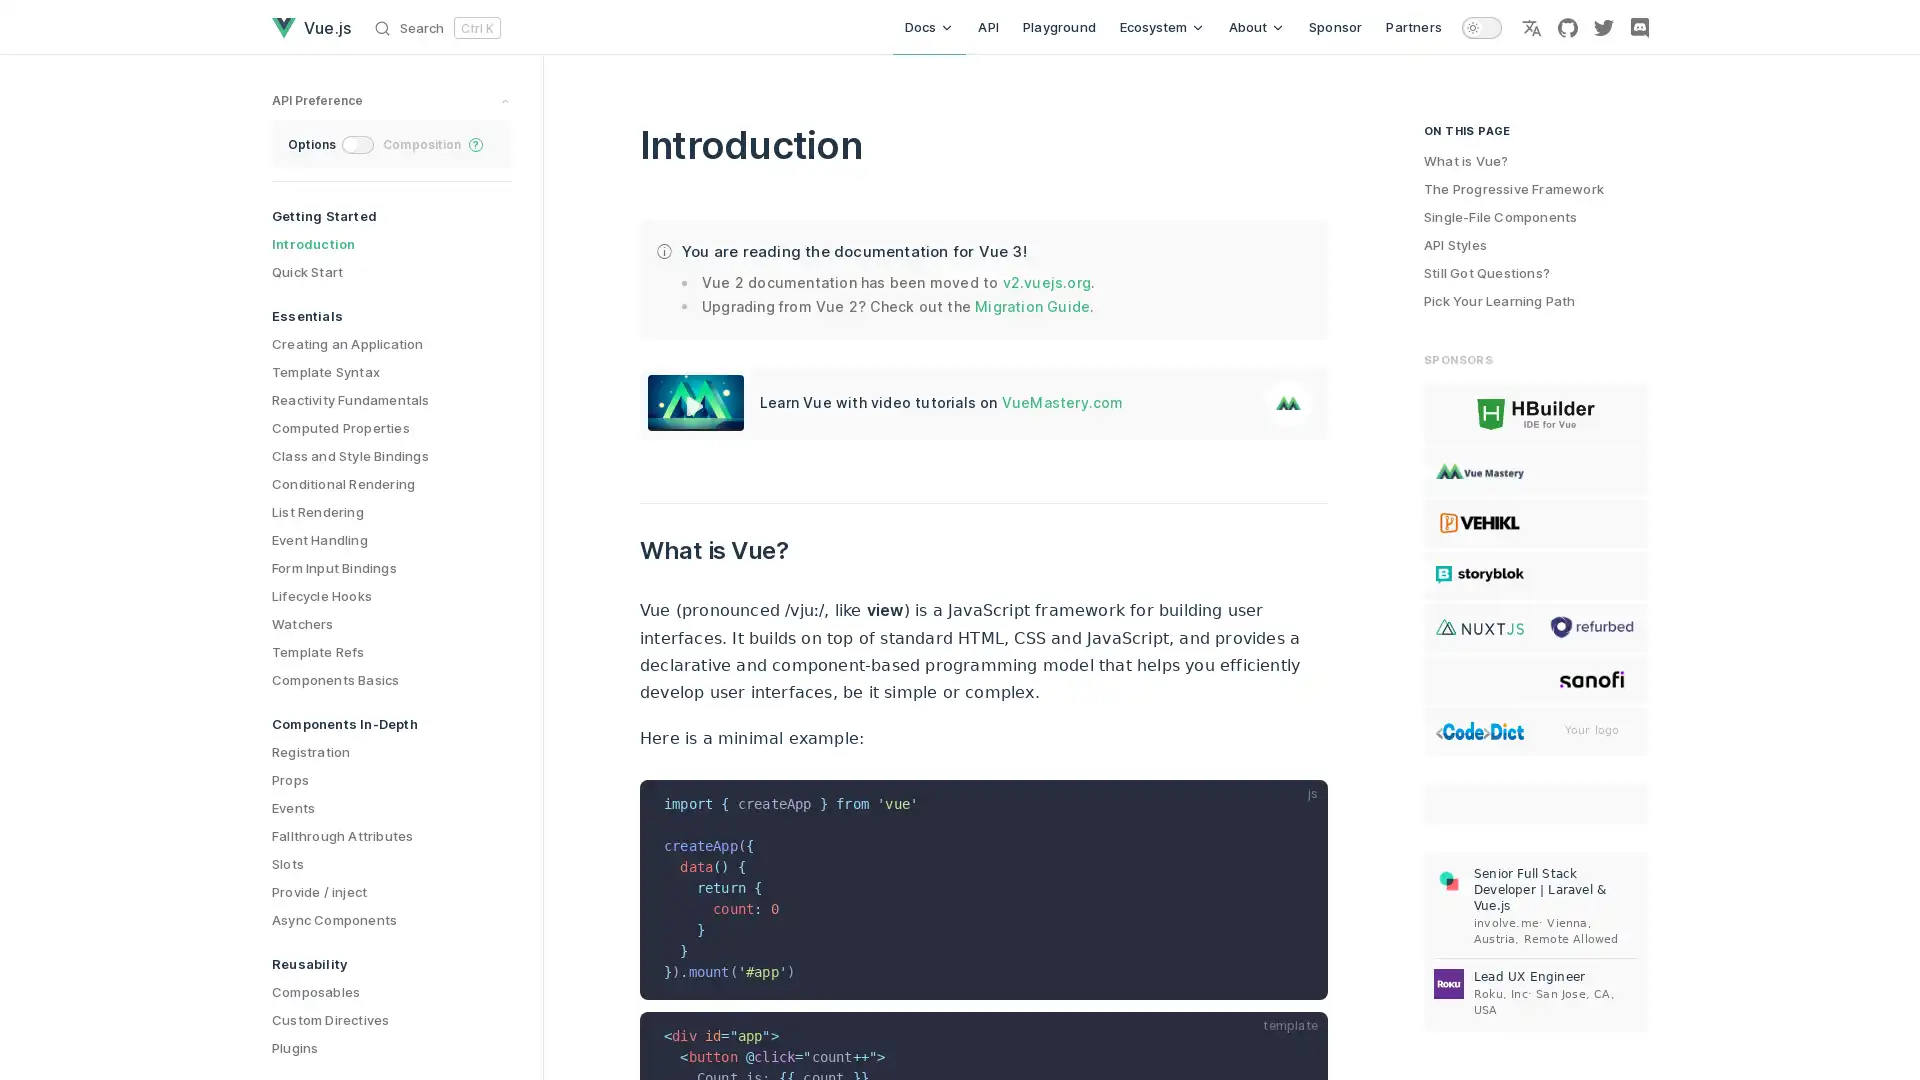 The image size is (1920, 1080). What do you see at coordinates (391, 101) in the screenshot?
I see `preference switches toggle` at bounding box center [391, 101].